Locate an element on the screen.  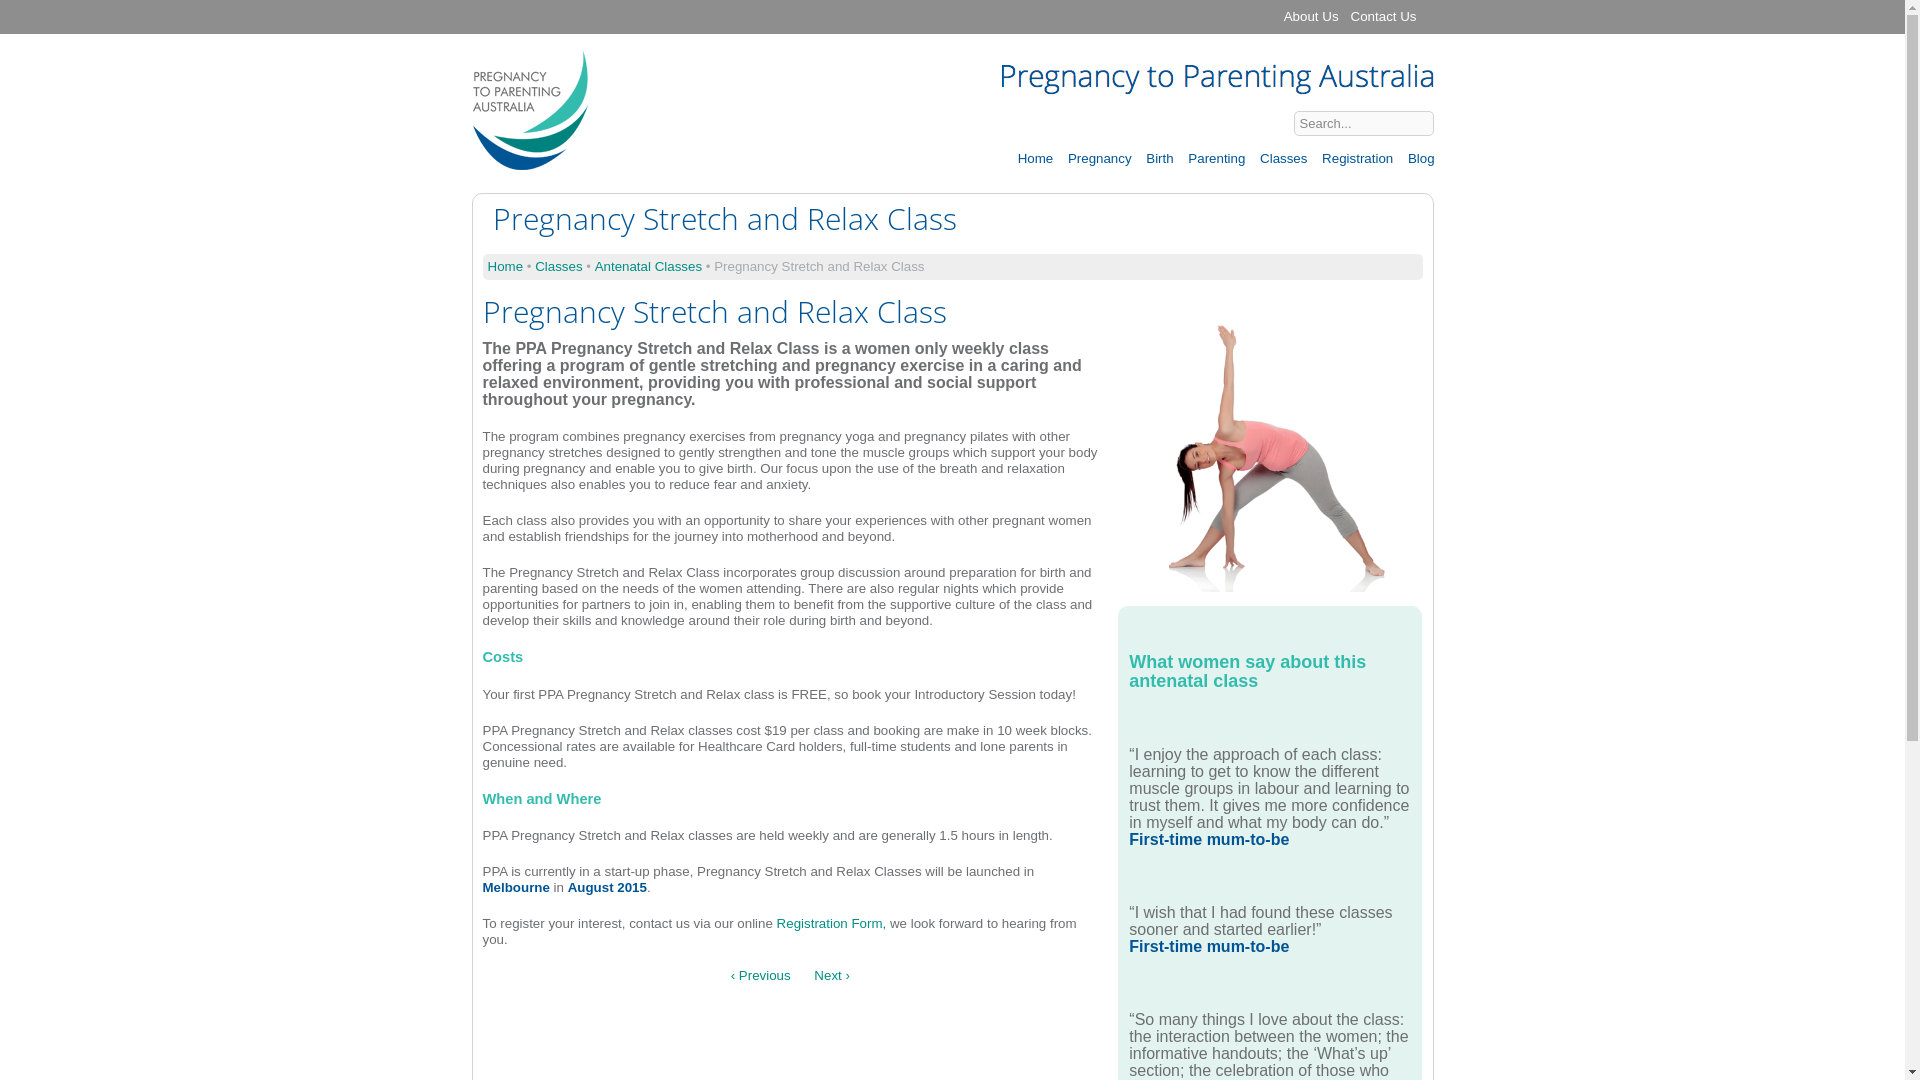
'Contact Us' is located at coordinates (1382, 16).